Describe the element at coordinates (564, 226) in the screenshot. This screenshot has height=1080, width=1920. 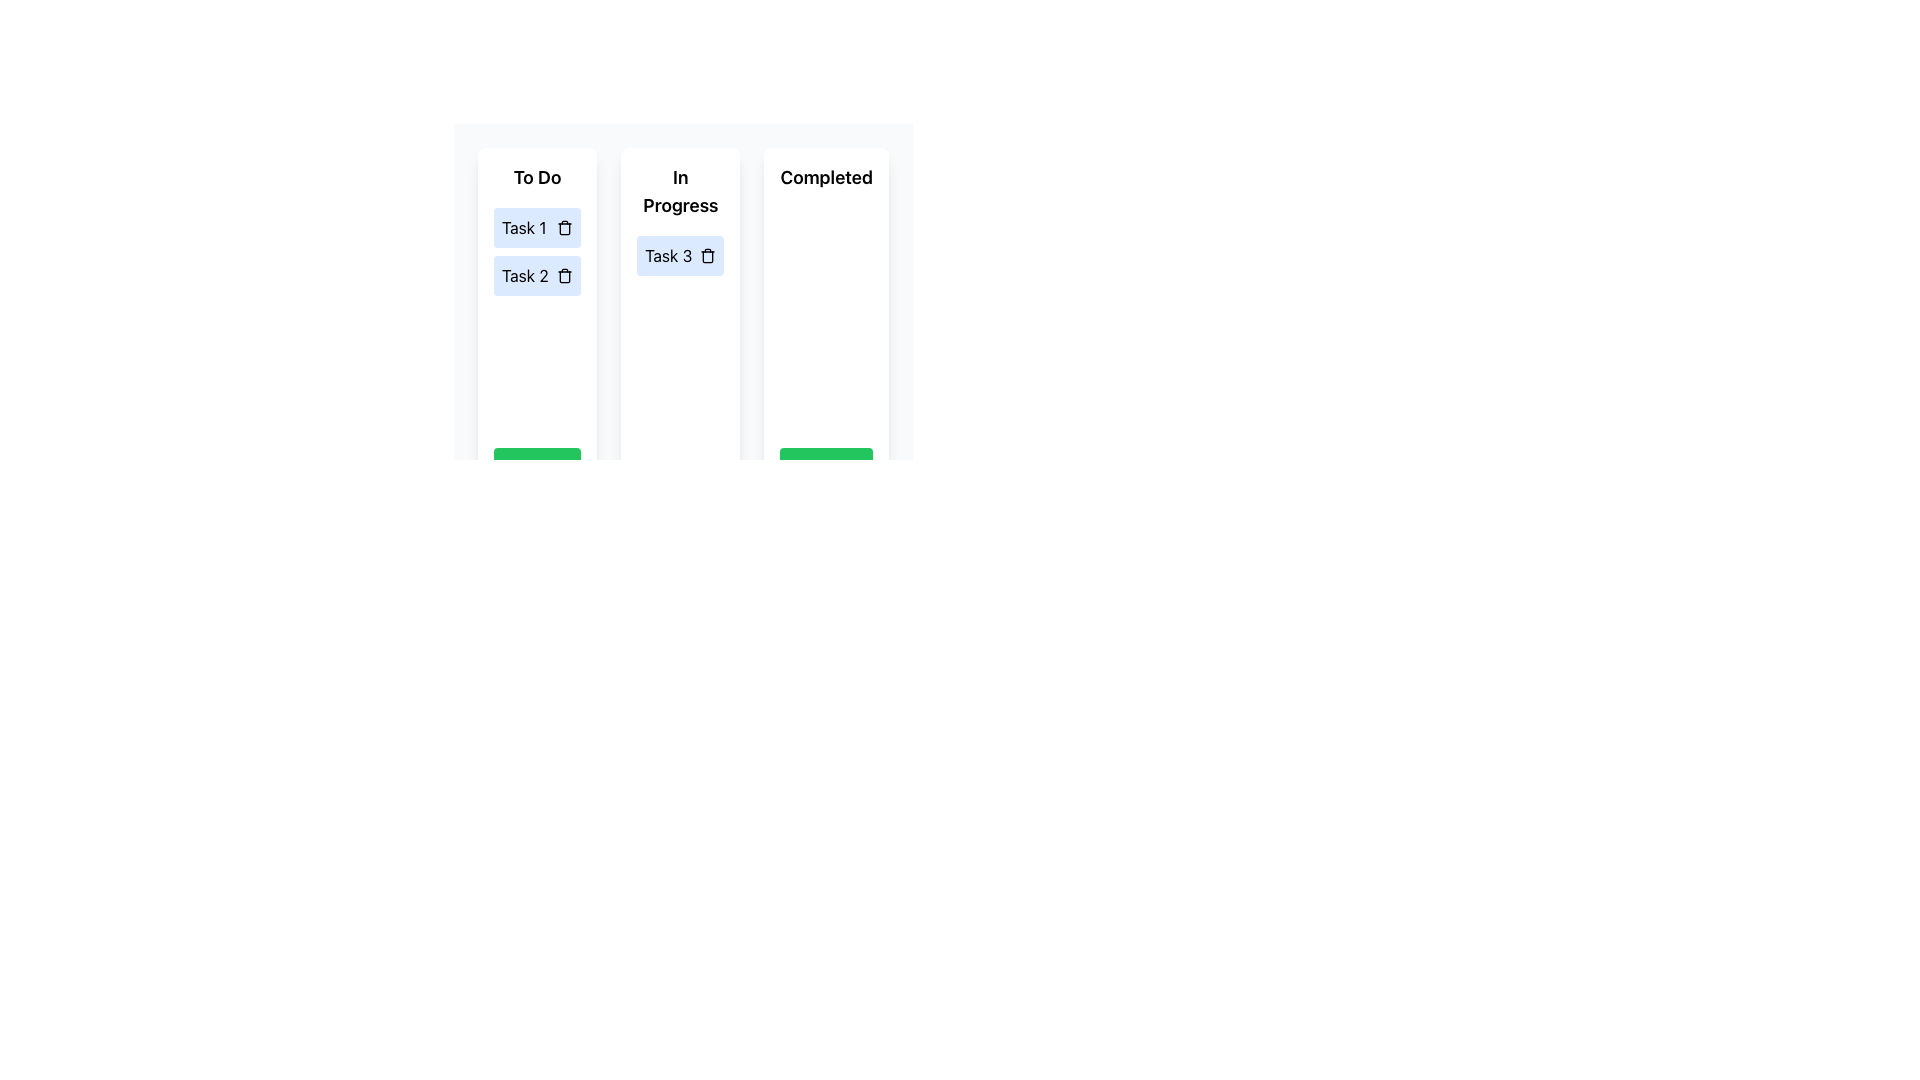
I see `the trash icon button, which features a stylized outline of a trash bin on a light blue background` at that location.